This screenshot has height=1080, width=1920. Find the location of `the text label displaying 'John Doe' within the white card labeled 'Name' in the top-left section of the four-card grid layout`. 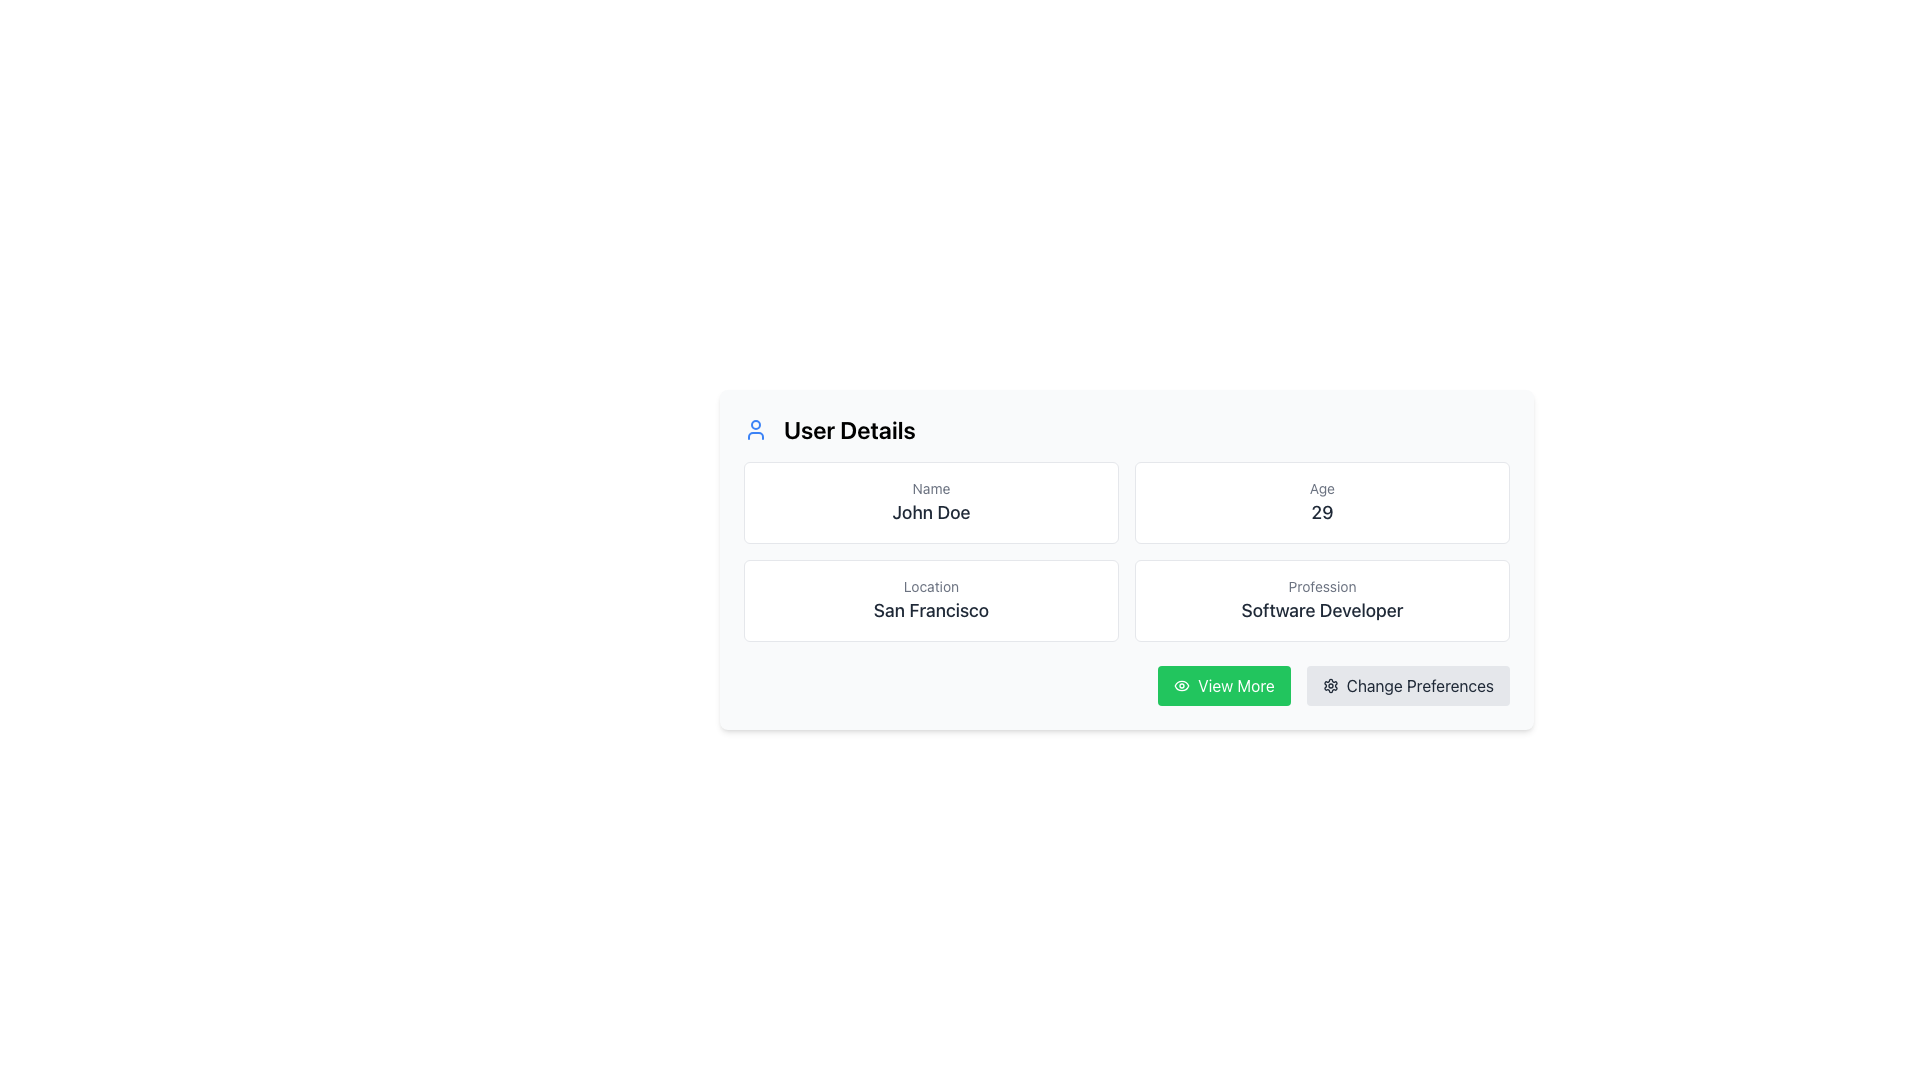

the text label displaying 'John Doe' within the white card labeled 'Name' in the top-left section of the four-card grid layout is located at coordinates (930, 512).